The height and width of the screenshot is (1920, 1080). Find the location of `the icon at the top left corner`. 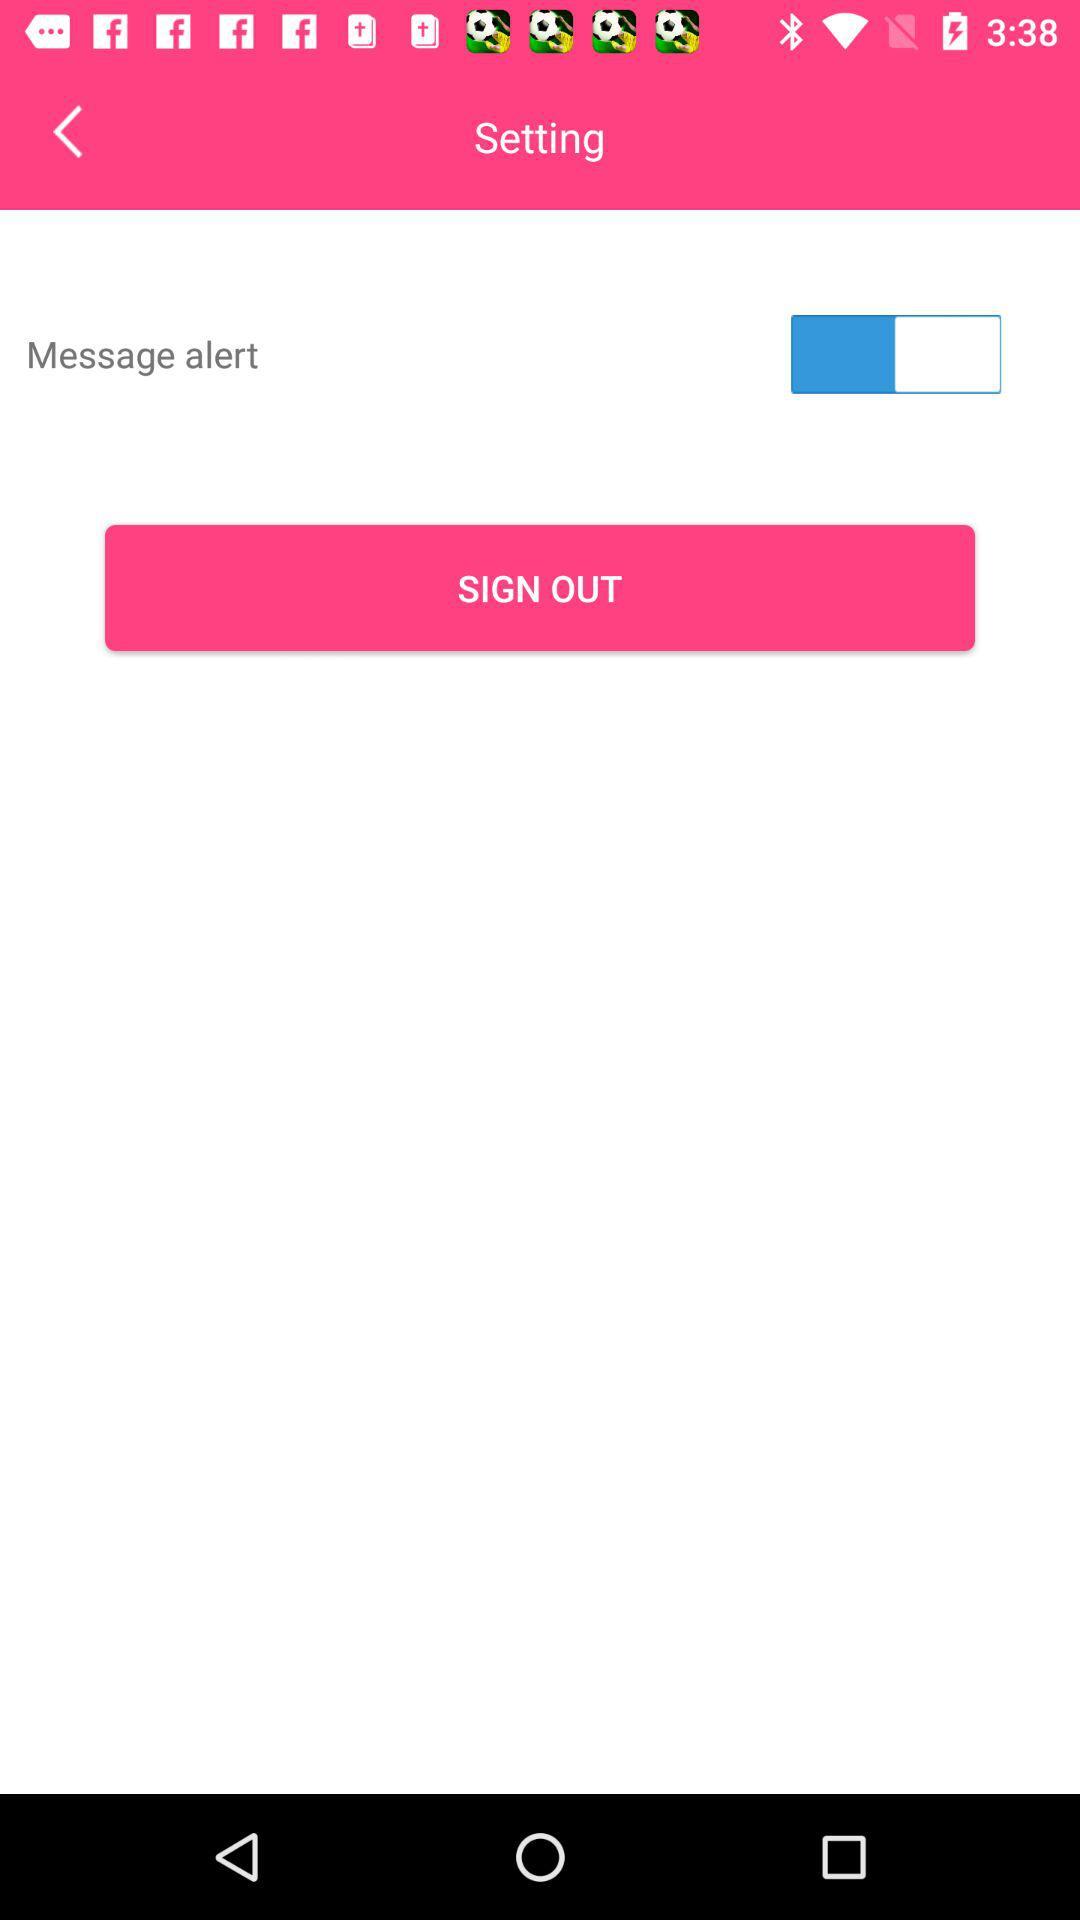

the icon at the top left corner is located at coordinates (81, 130).